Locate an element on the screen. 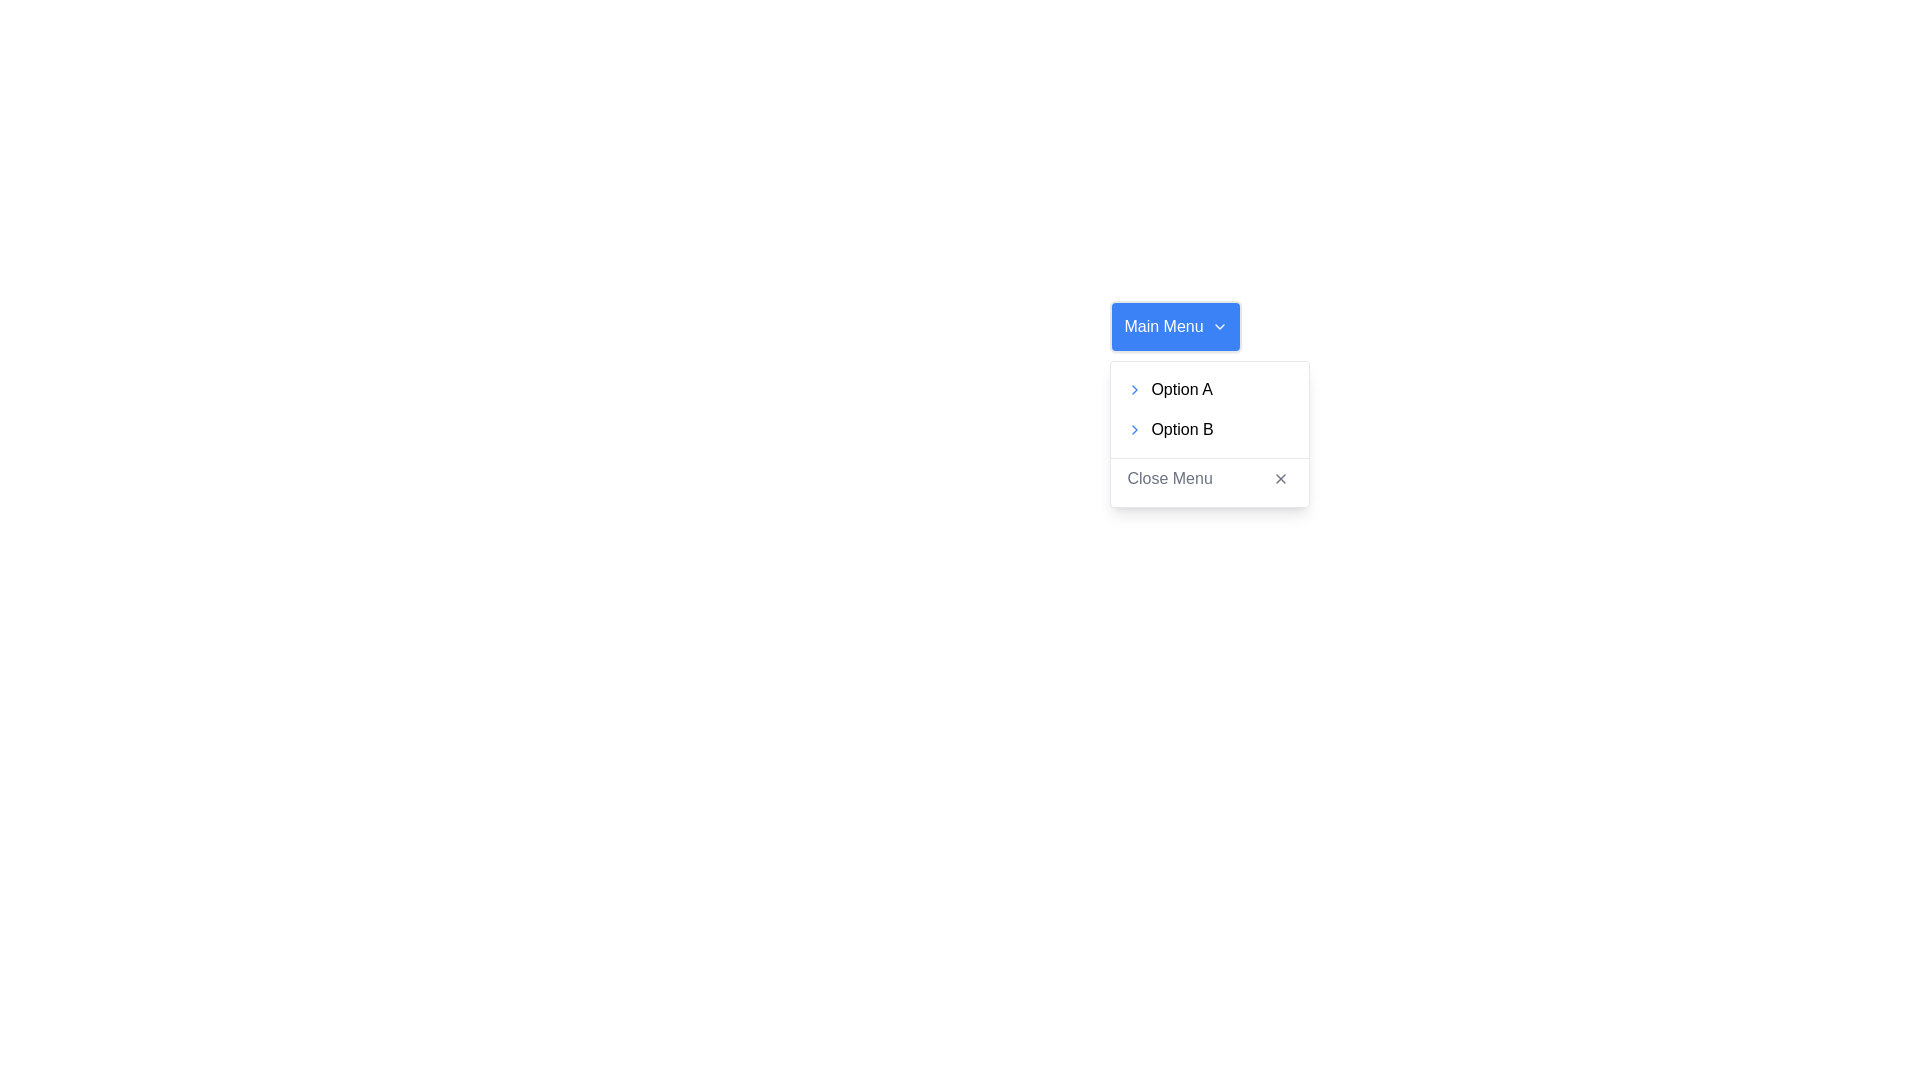  the close button for the dropdown menu, which is aligned to the right of the 'Close Menu' text is located at coordinates (1281, 478).